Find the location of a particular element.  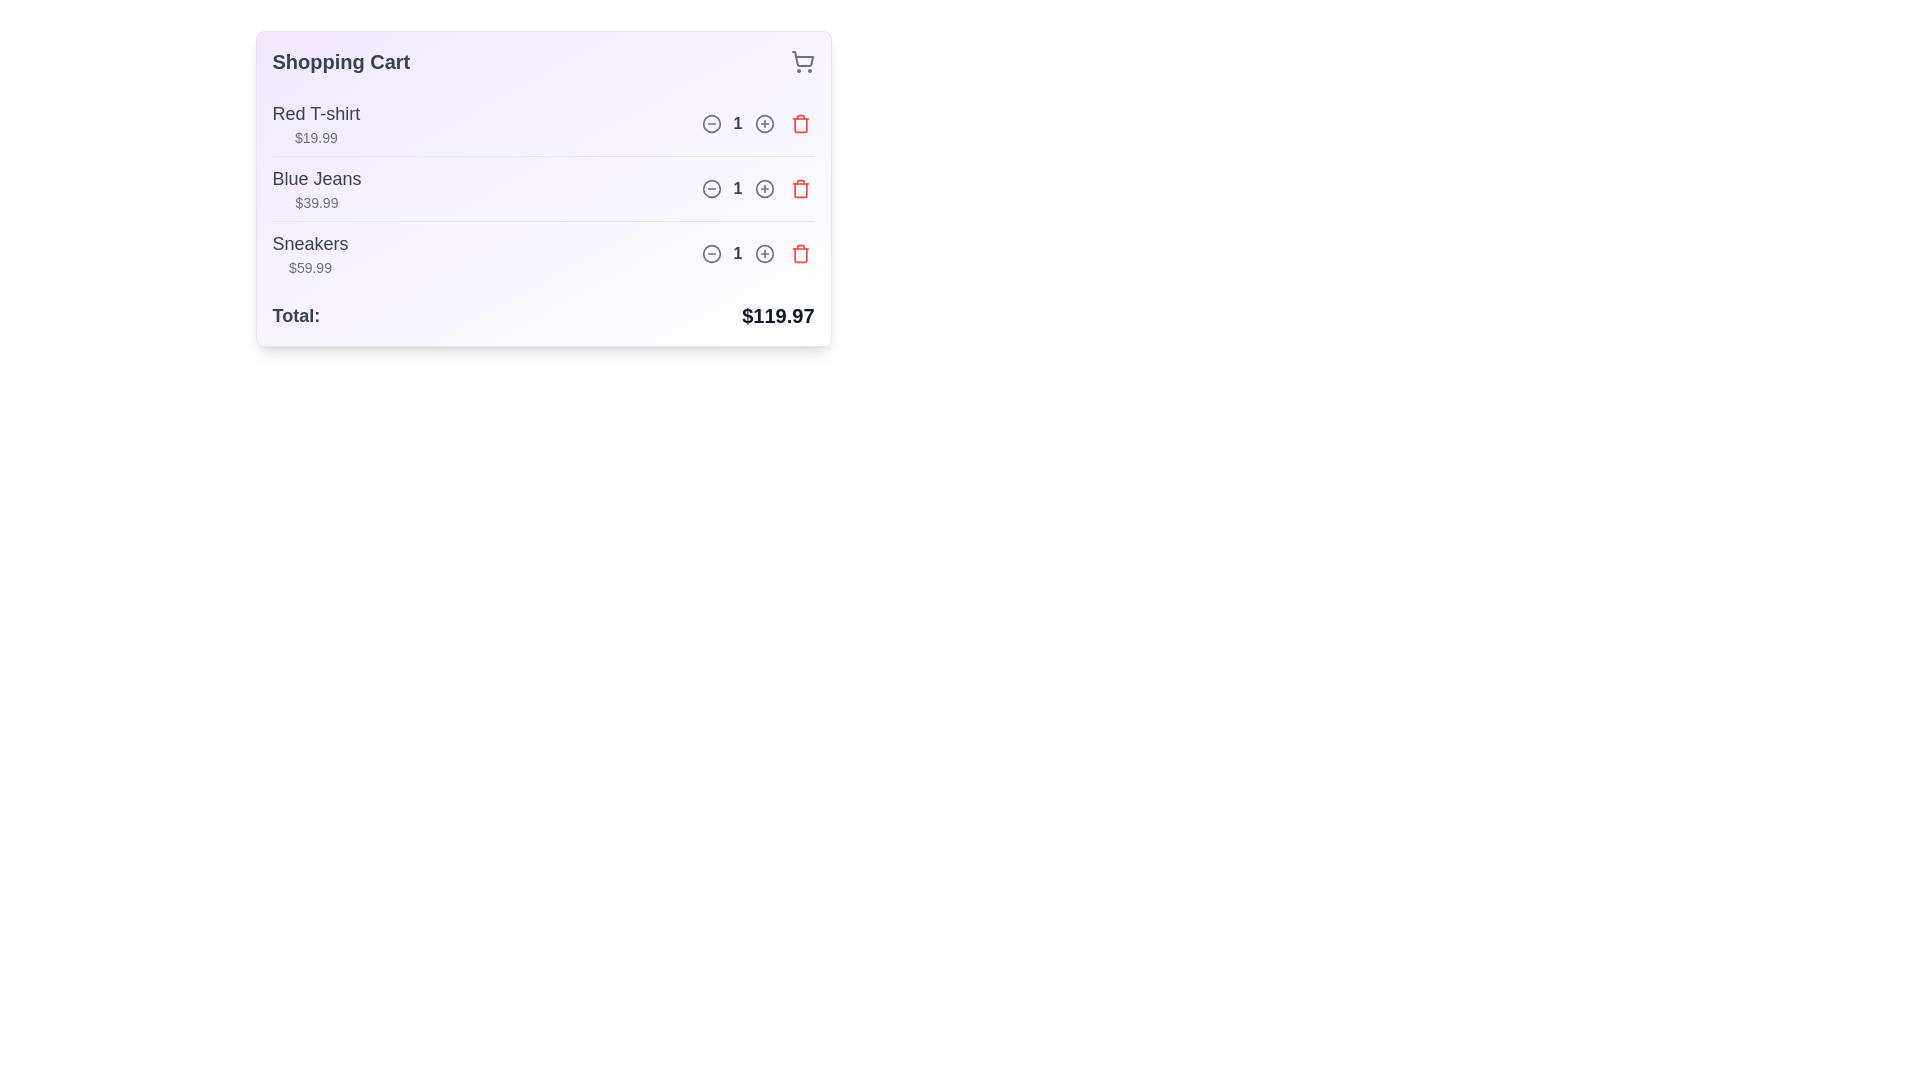

the 'Red T-shirt' text label, which displays the price '$19.99' and is styled with a larger font size in a bold gray color, positioned at the upper left corner of the shopping cart's item list is located at coordinates (315, 123).